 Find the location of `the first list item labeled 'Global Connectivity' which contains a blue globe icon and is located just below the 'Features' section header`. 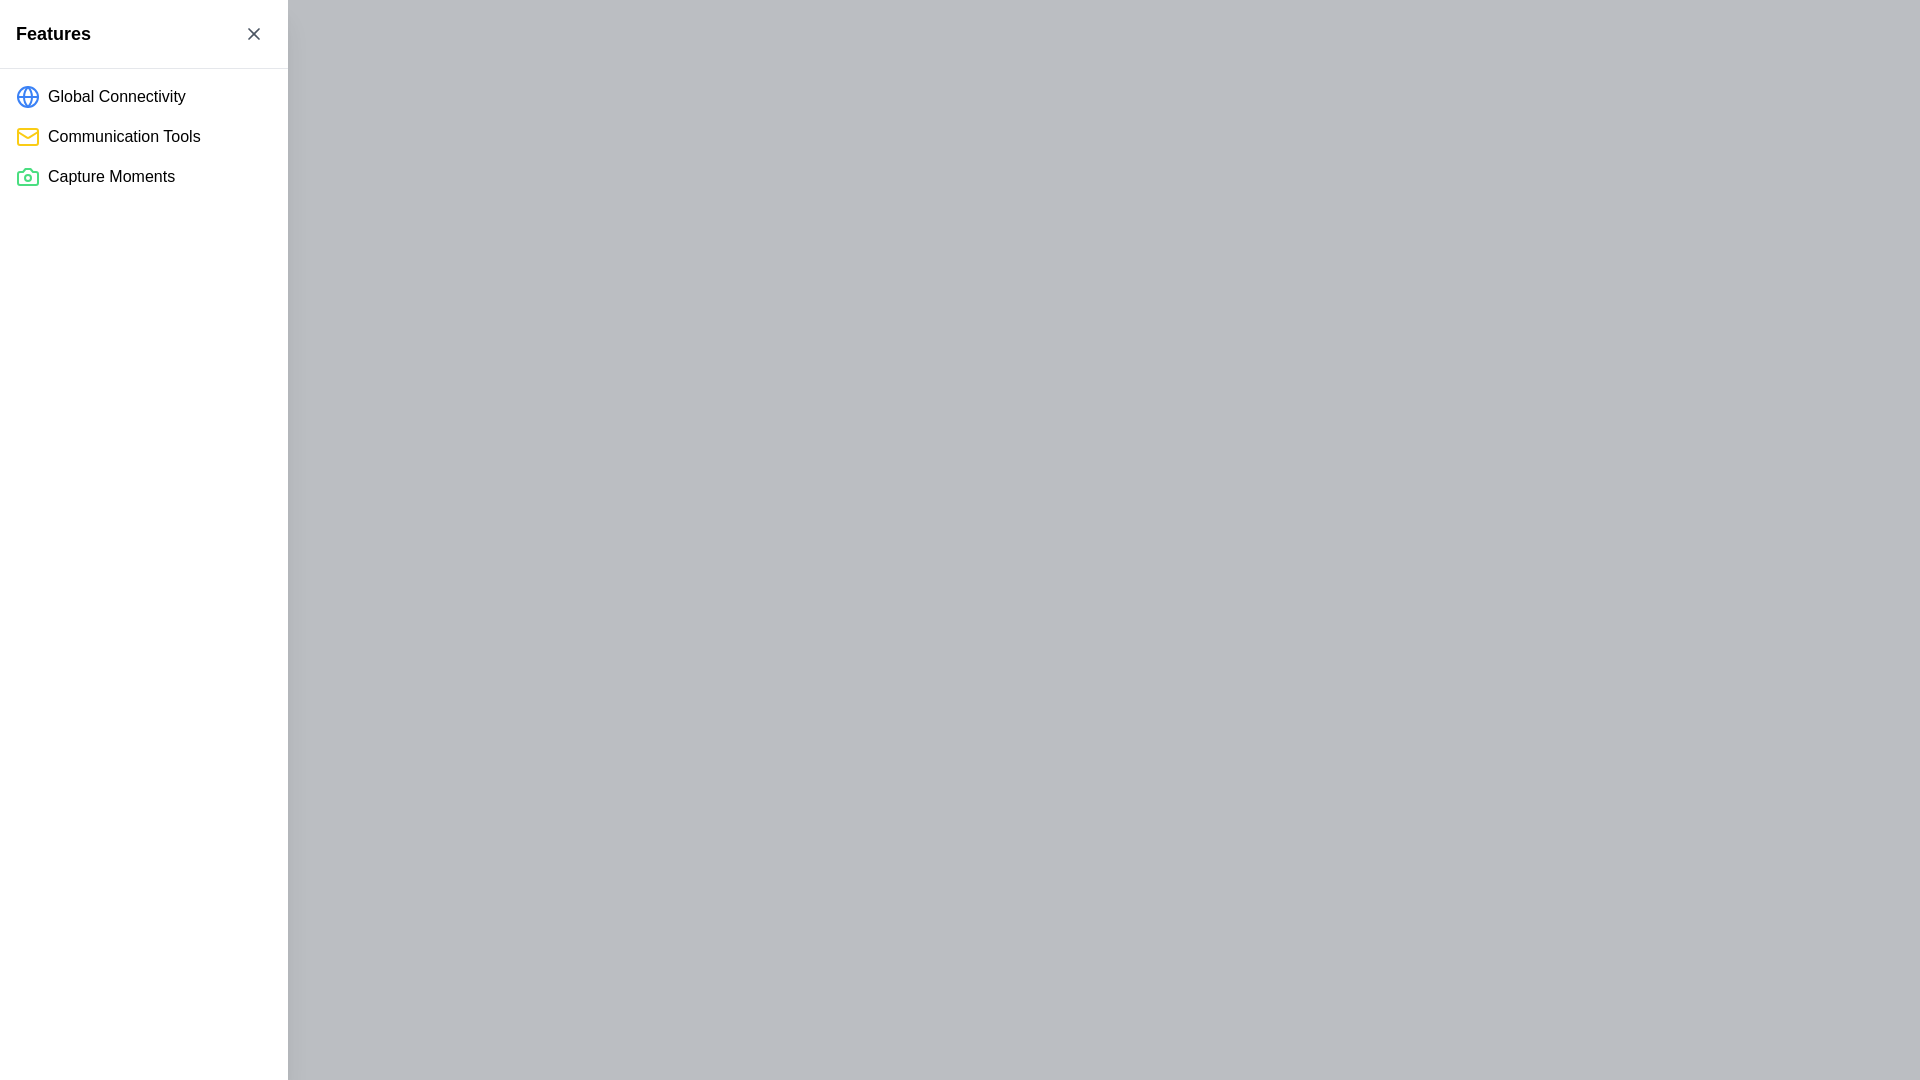

the first list item labeled 'Global Connectivity' which contains a blue globe icon and is located just below the 'Features' section header is located at coordinates (143, 96).